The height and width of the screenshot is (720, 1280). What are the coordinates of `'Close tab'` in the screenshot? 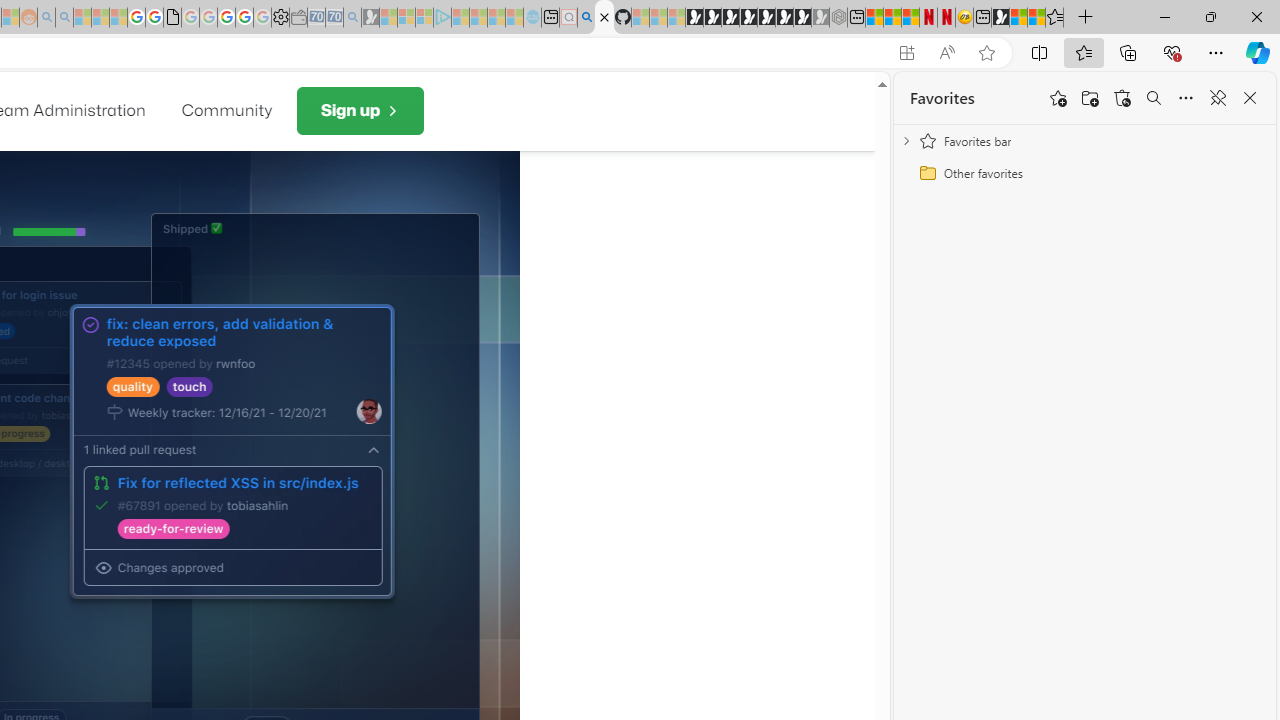 It's located at (603, 17).